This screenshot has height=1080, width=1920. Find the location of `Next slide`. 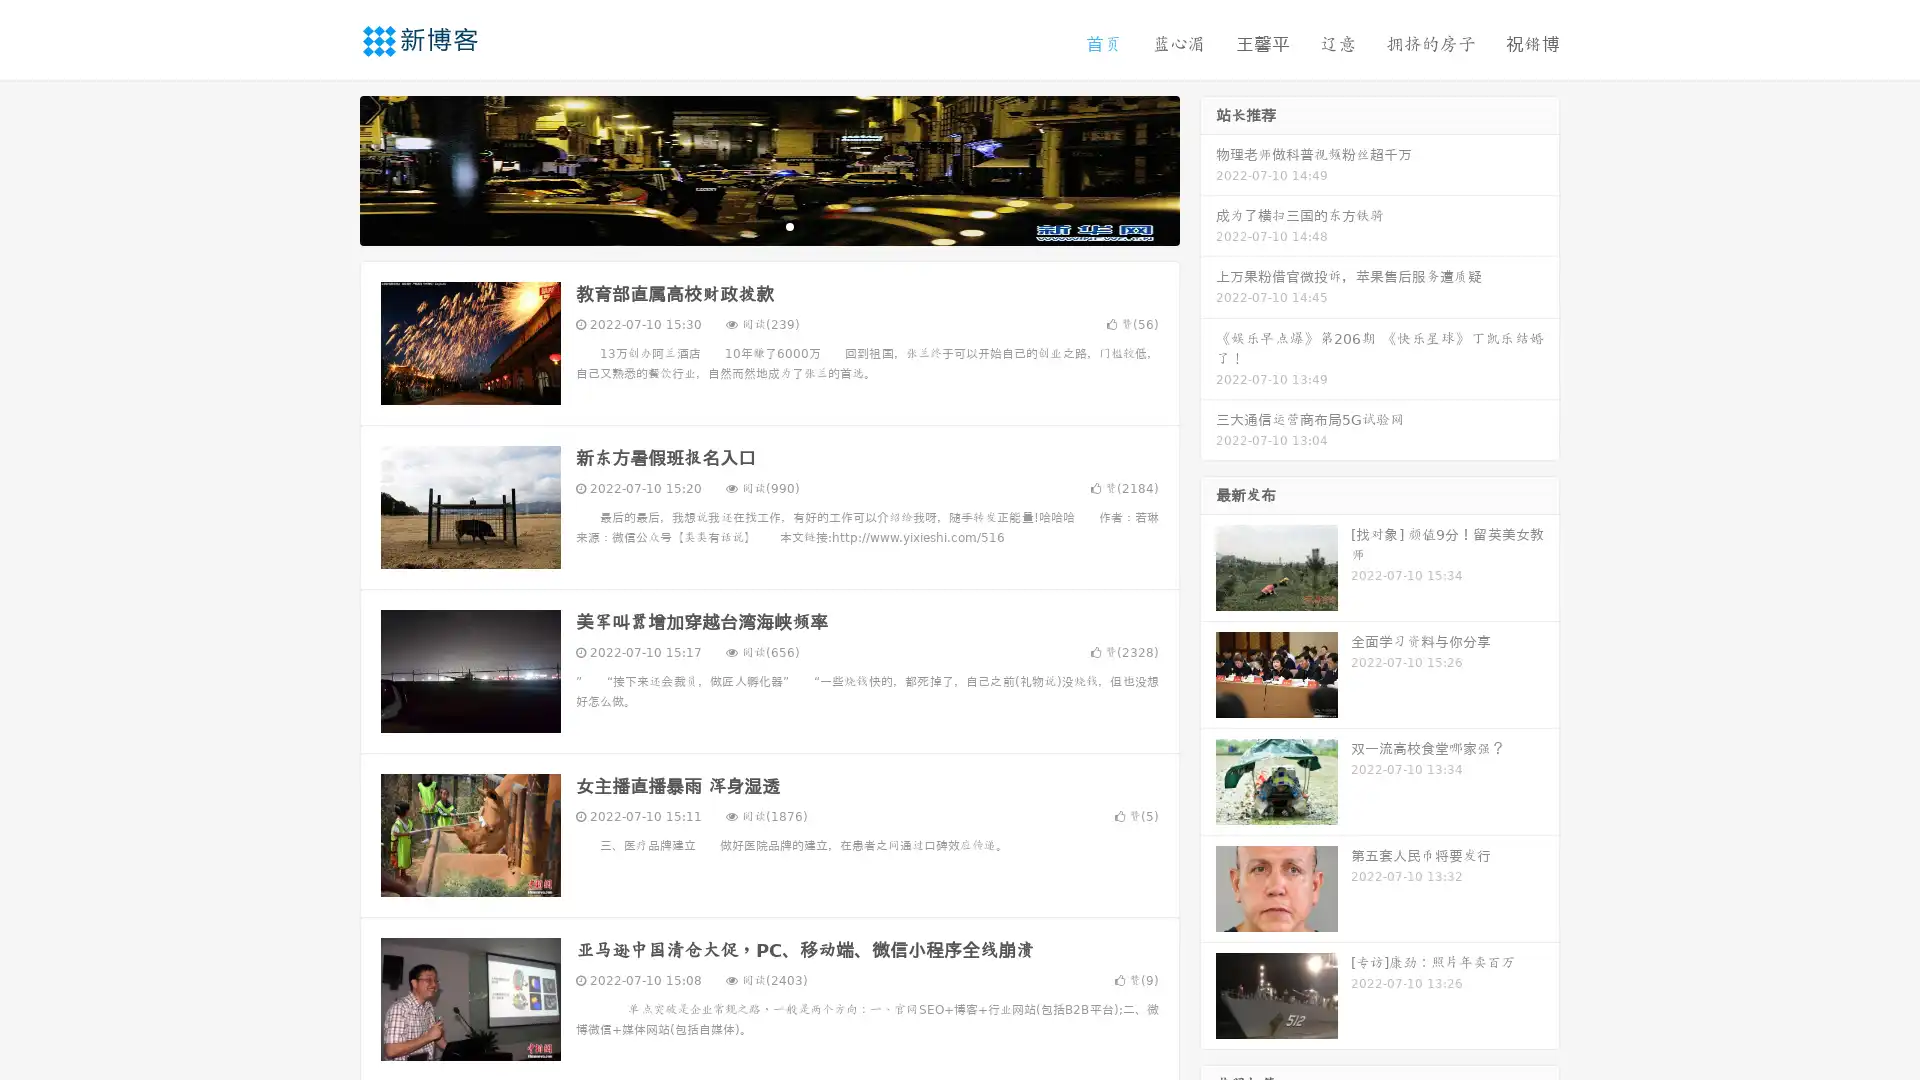

Next slide is located at coordinates (1208, 168).